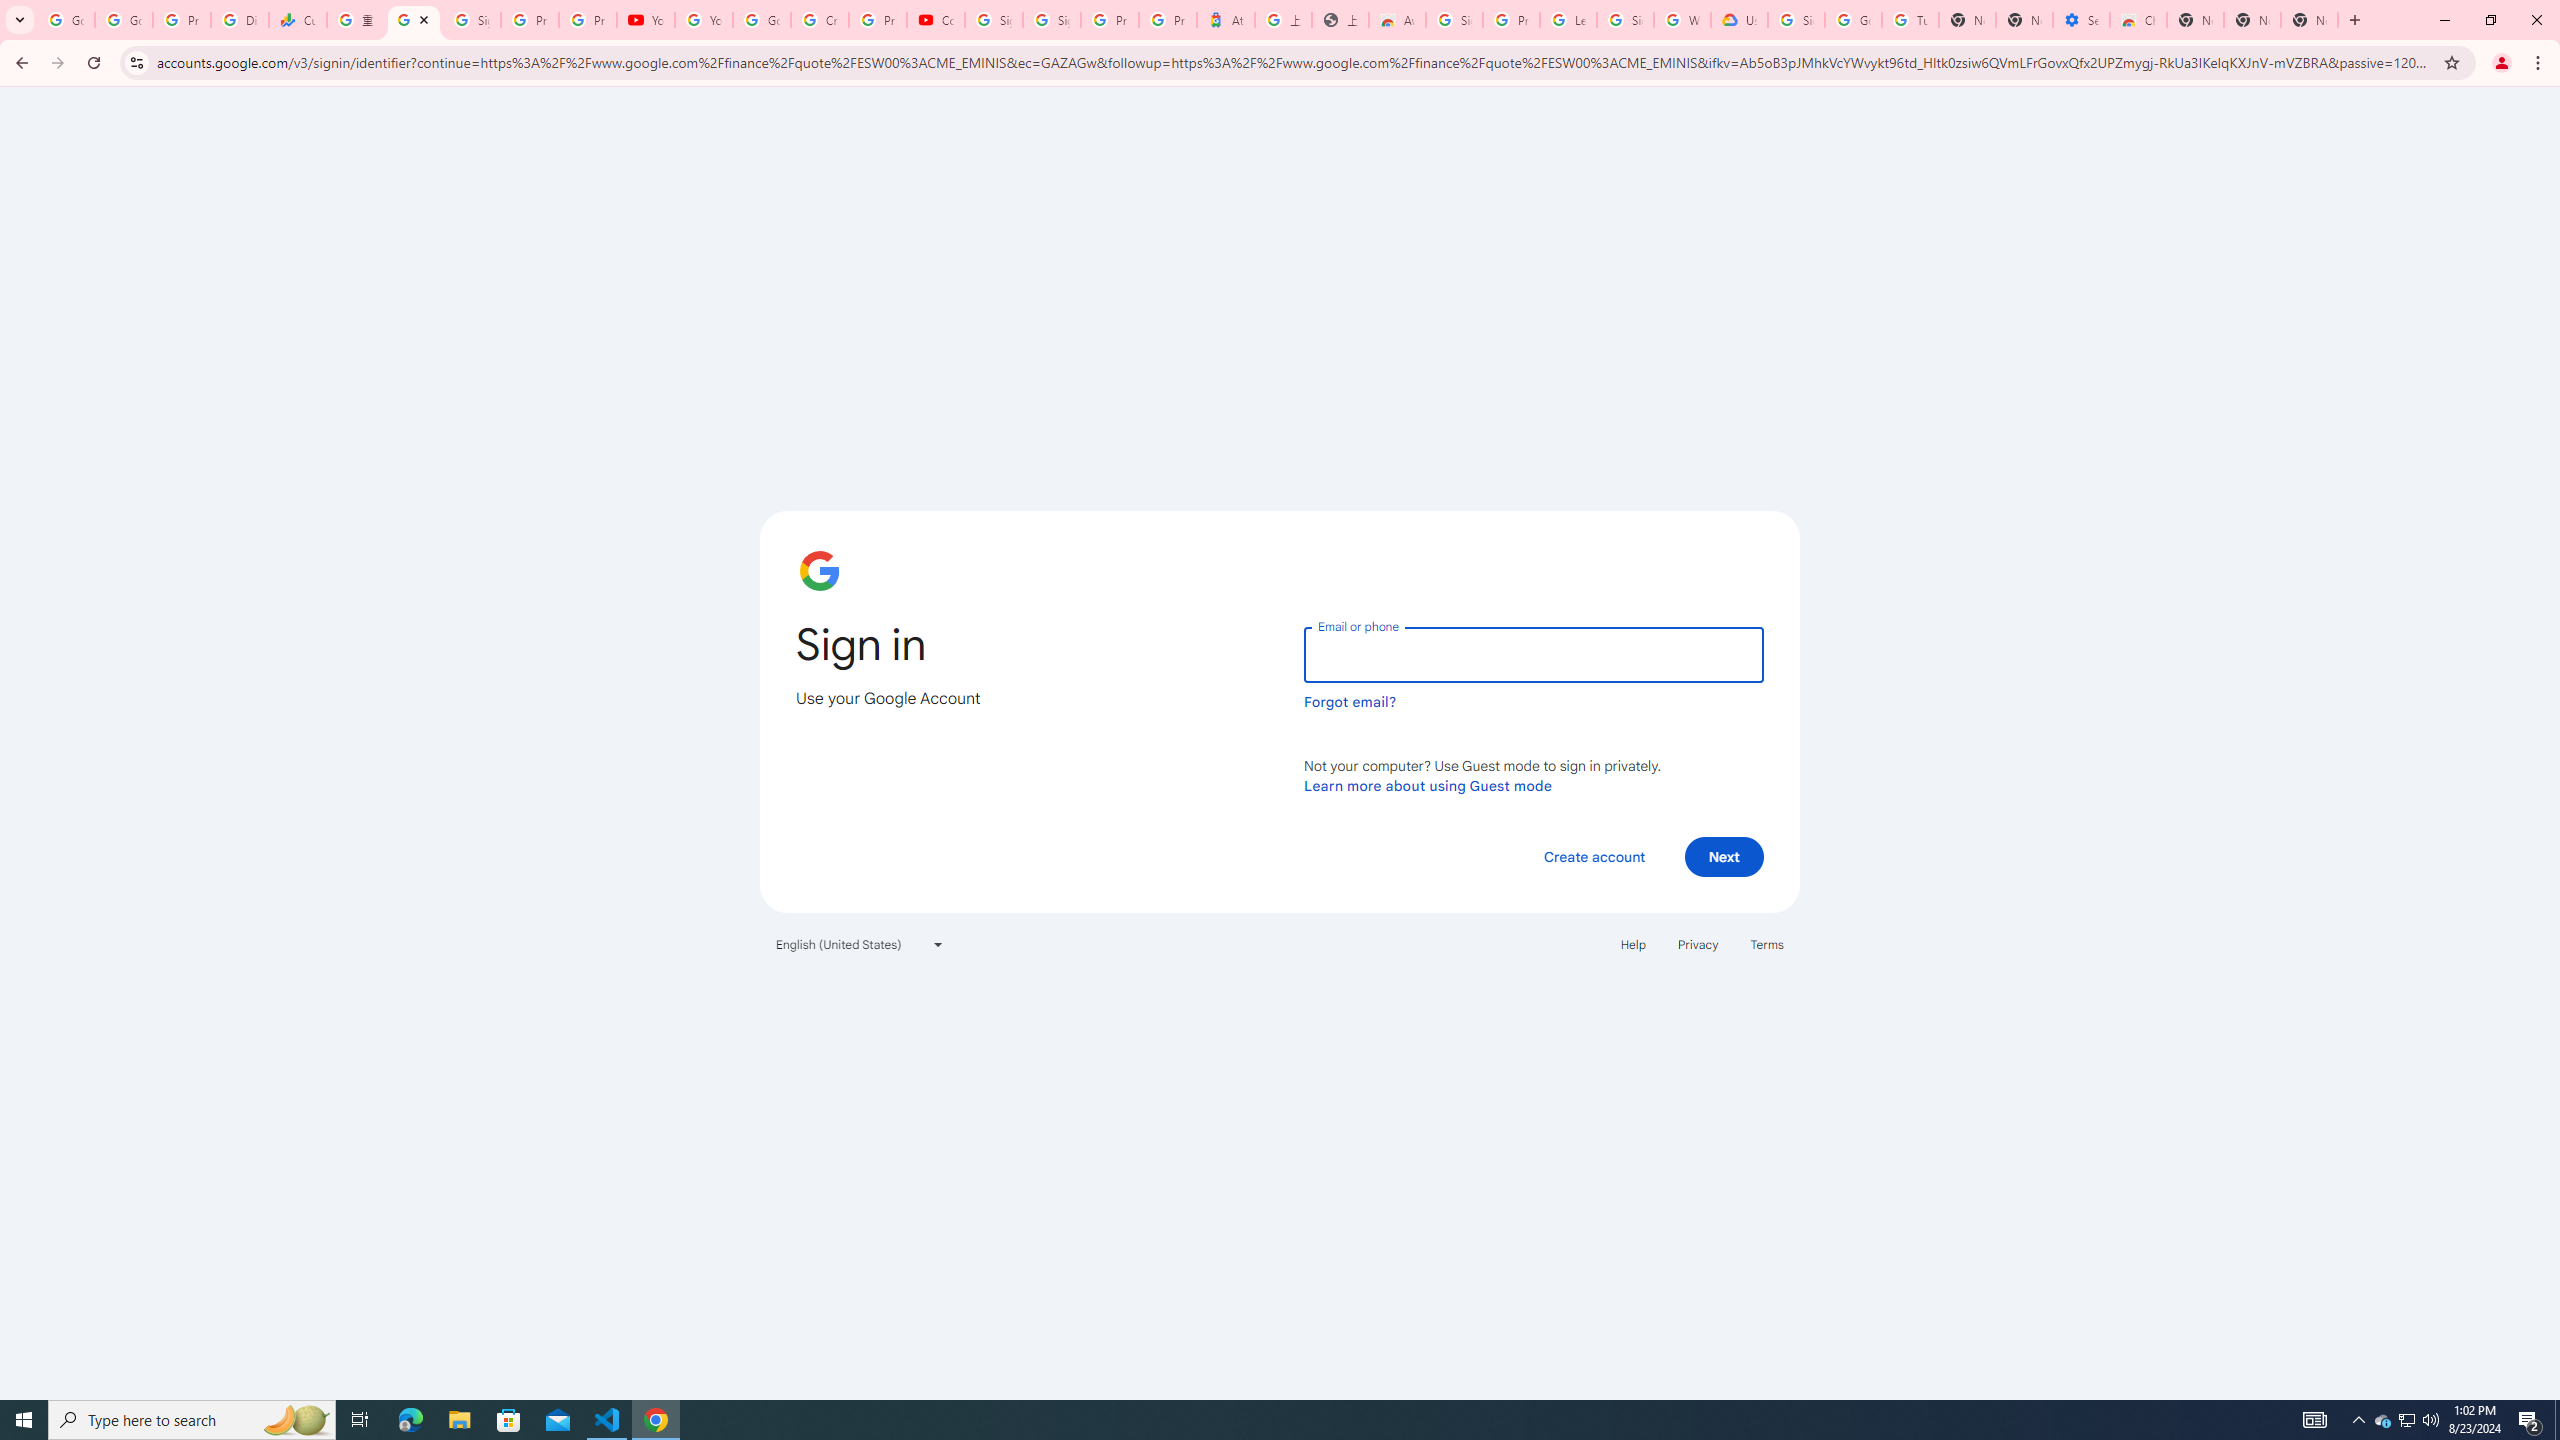 This screenshot has height=1440, width=2560. Describe the element at coordinates (934, 19) in the screenshot. I see `'Content Creator Programs & Opportunities - YouTube Creators'` at that location.